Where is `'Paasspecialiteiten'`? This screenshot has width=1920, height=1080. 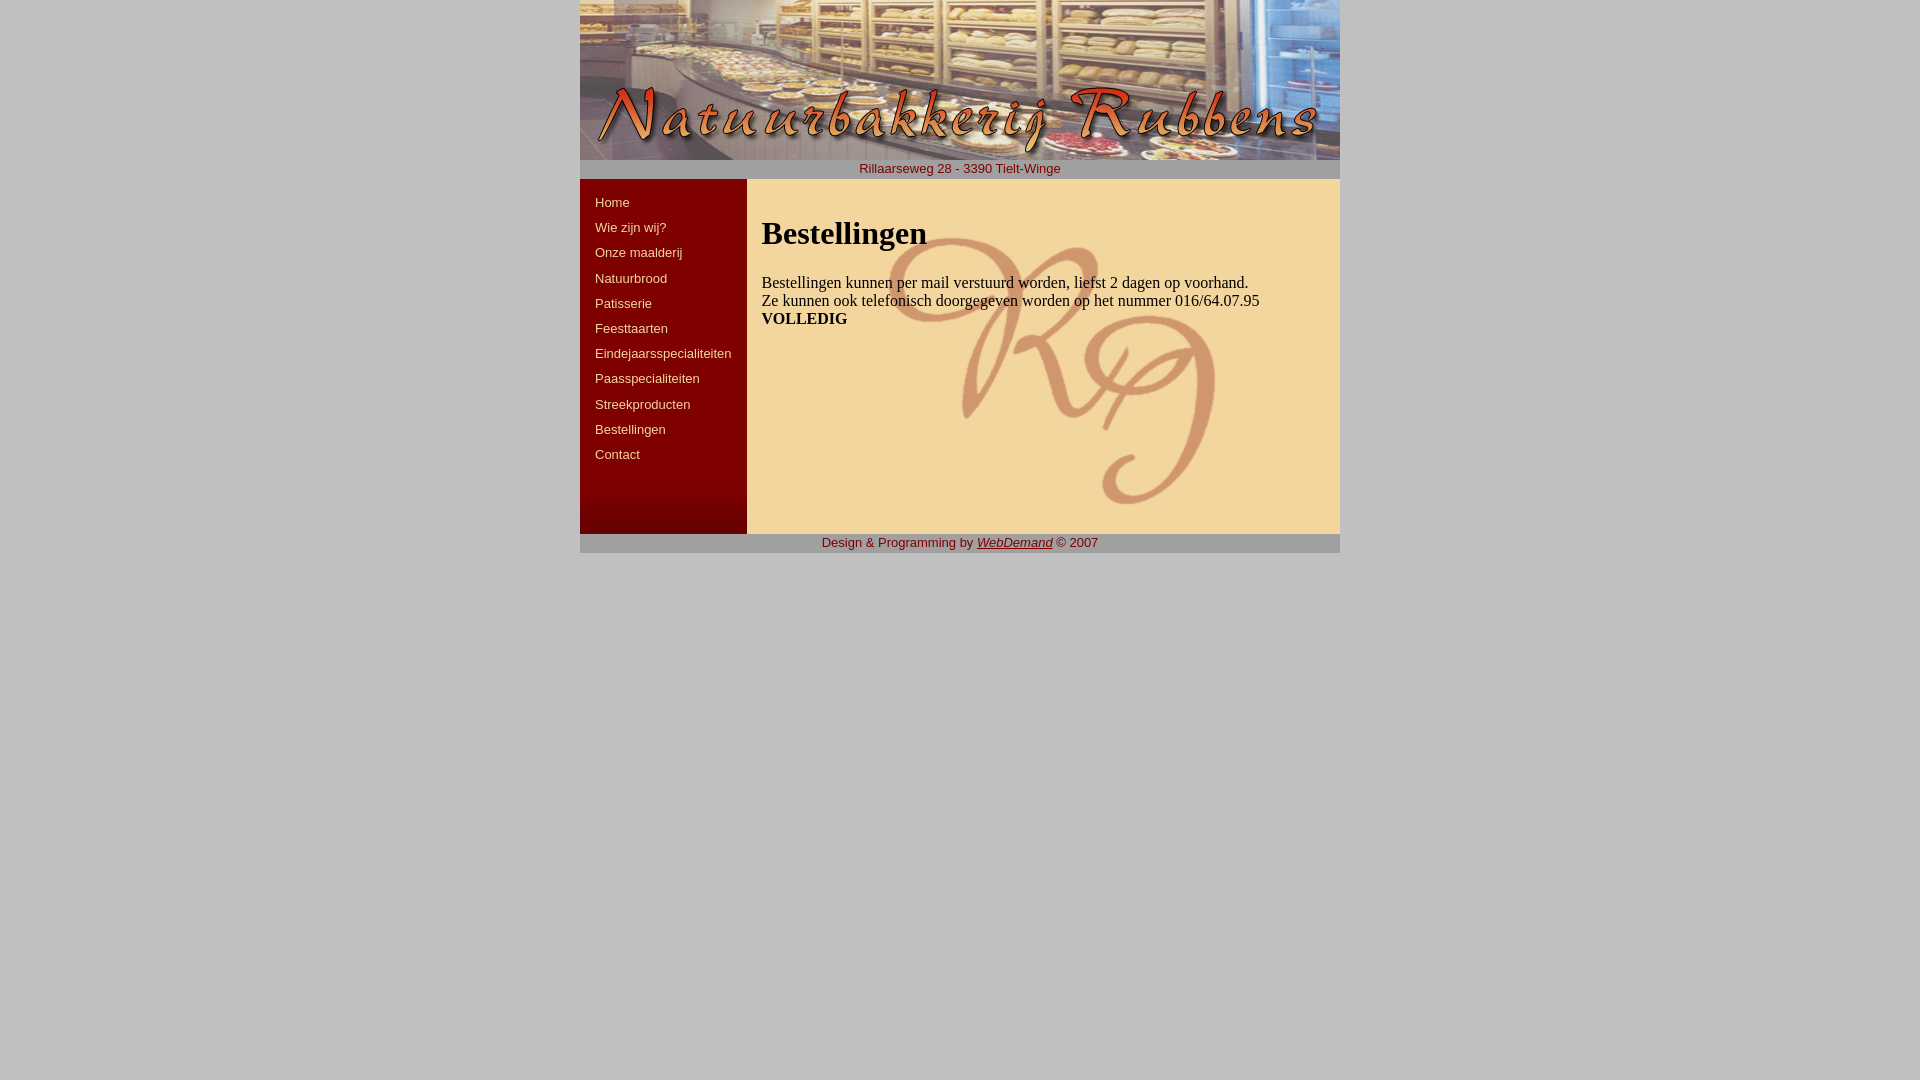 'Paasspecialiteiten' is located at coordinates (647, 378).